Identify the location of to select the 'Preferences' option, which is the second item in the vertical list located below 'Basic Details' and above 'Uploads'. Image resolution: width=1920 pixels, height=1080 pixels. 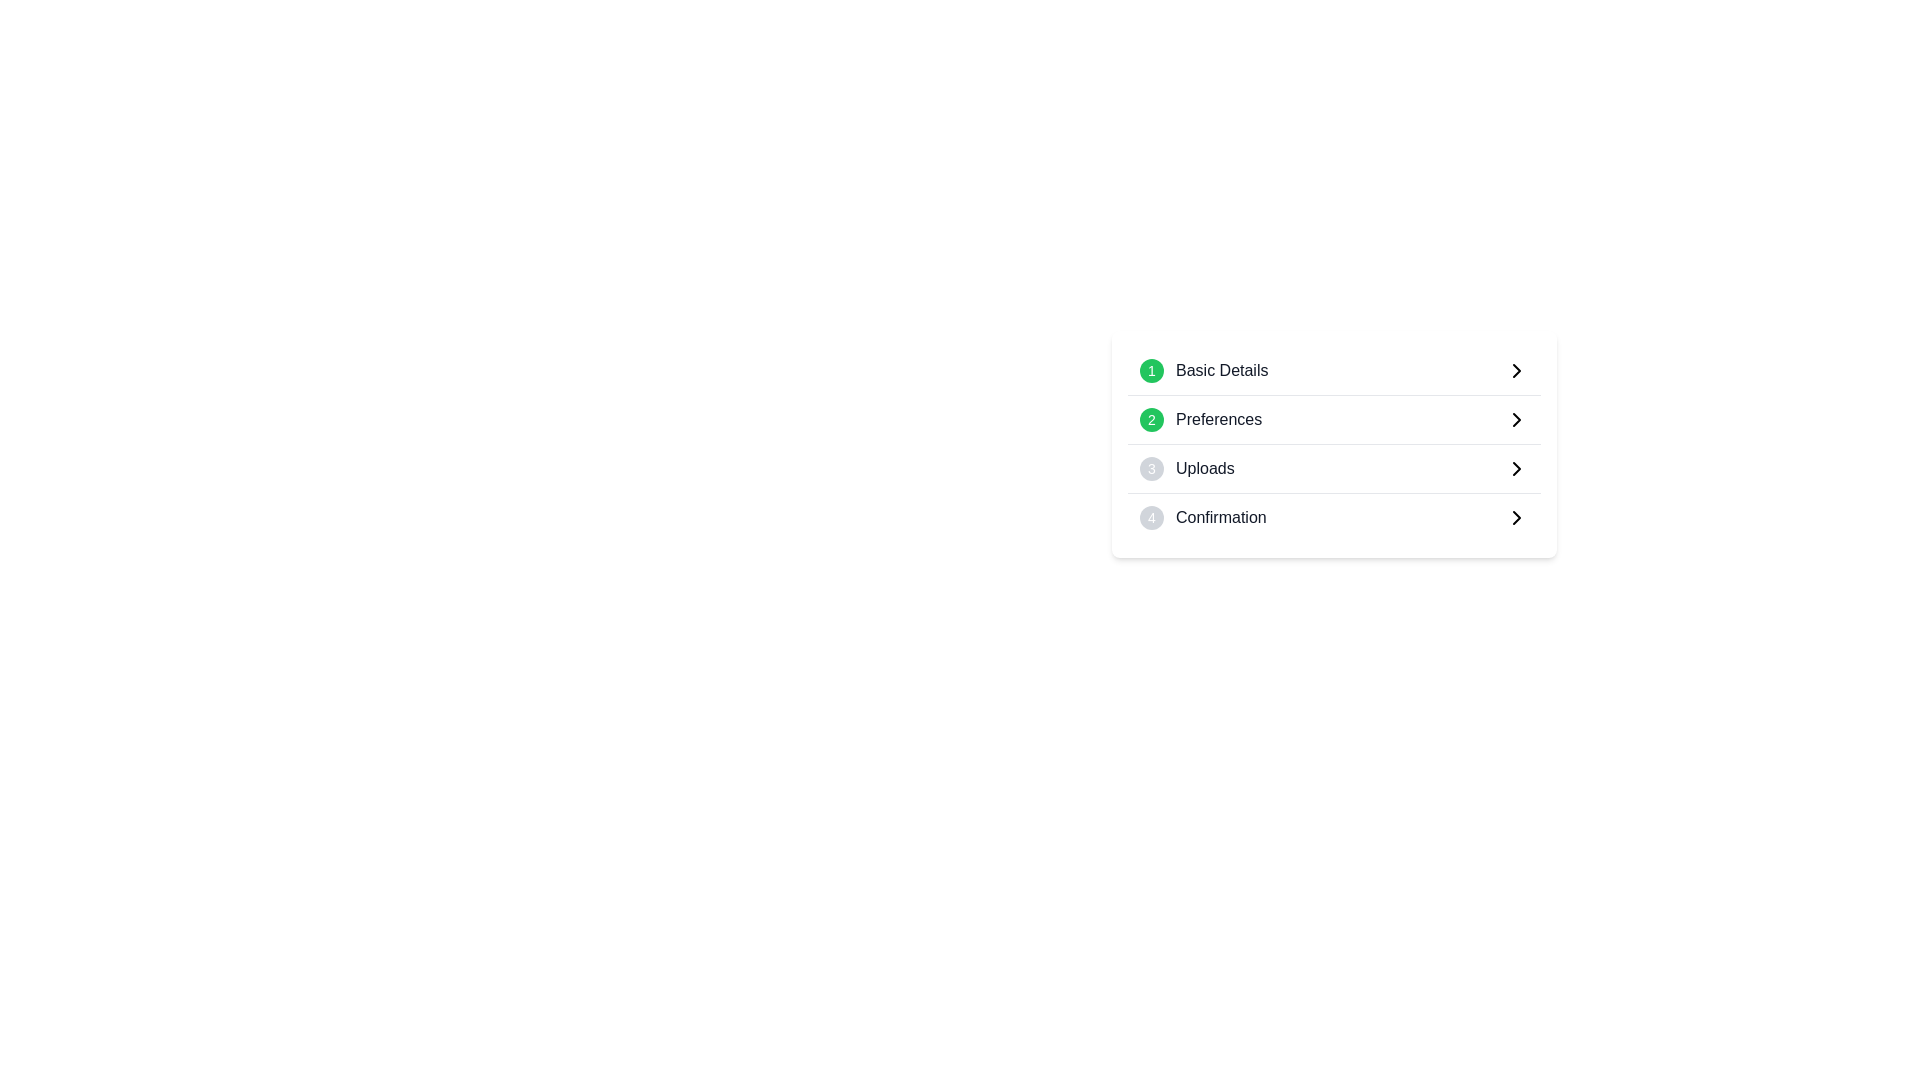
(1334, 419).